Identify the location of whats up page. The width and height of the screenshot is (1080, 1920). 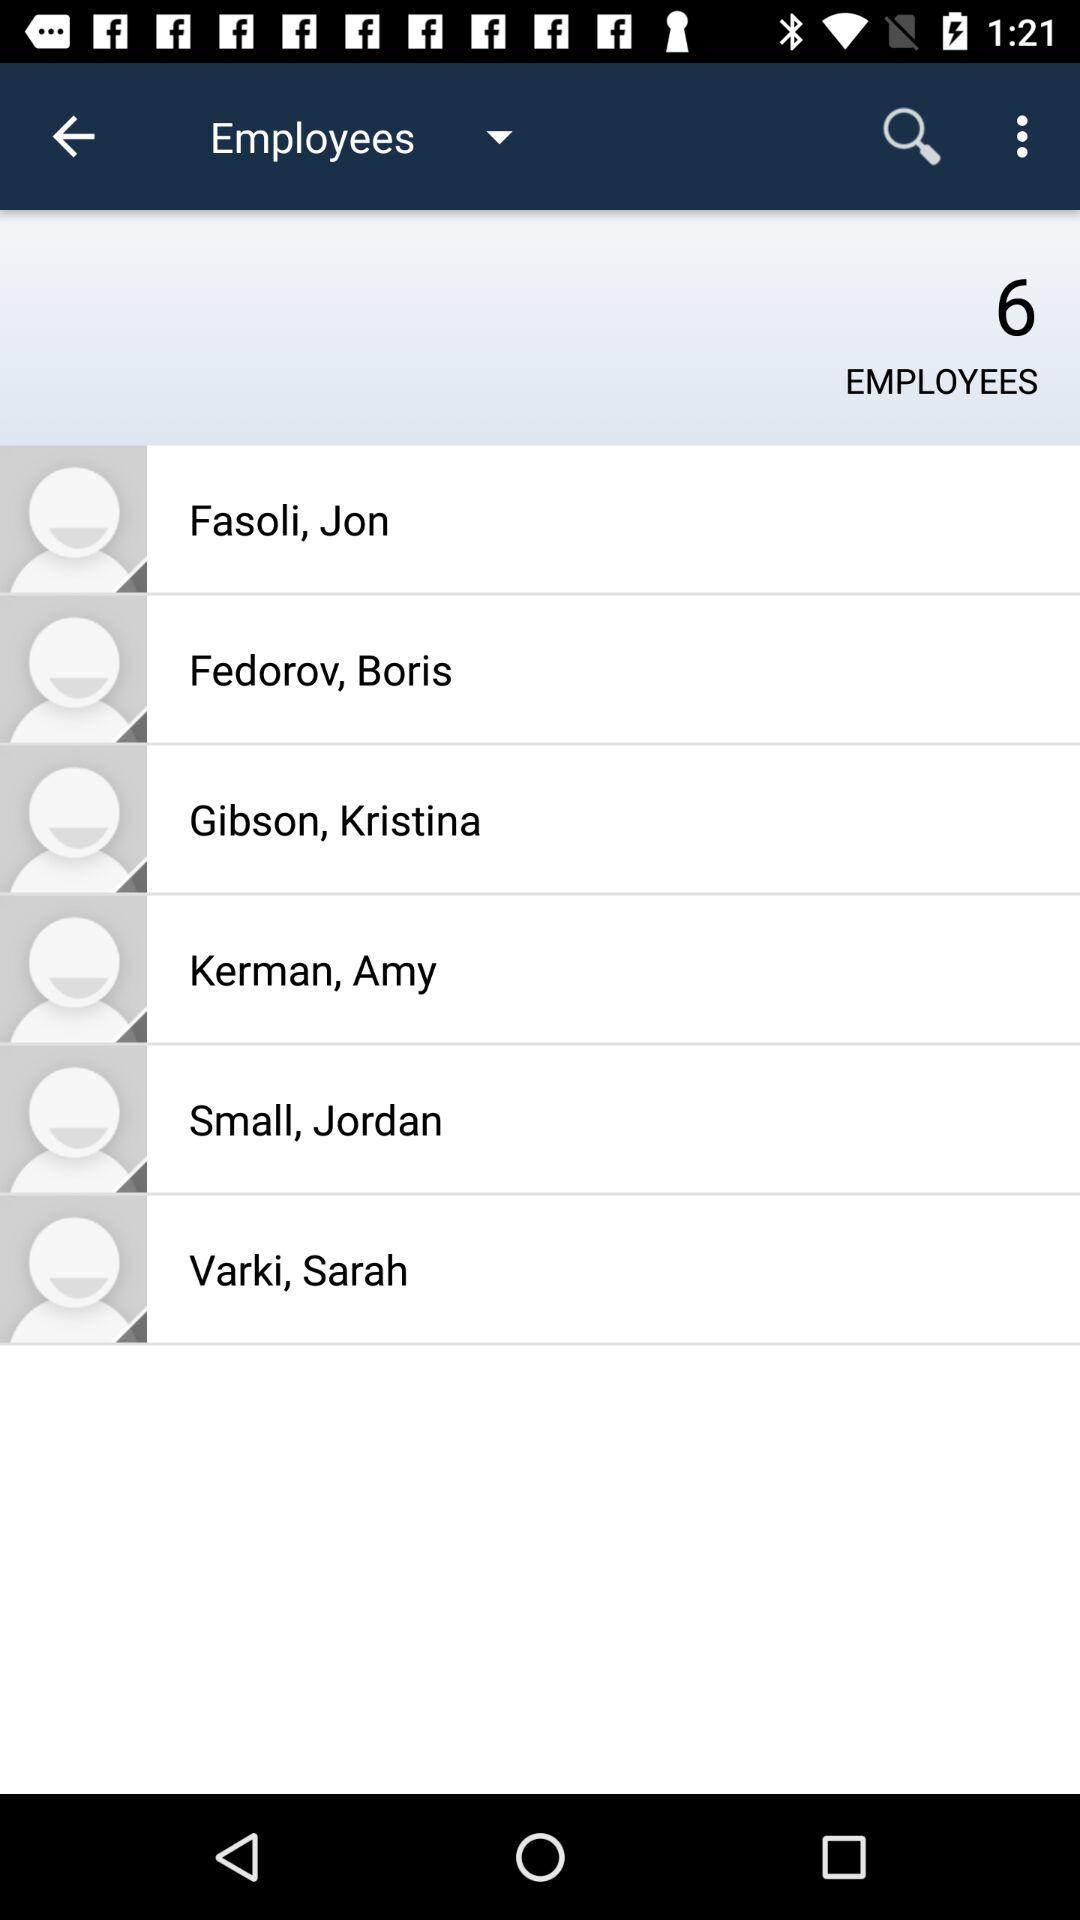
(72, 1267).